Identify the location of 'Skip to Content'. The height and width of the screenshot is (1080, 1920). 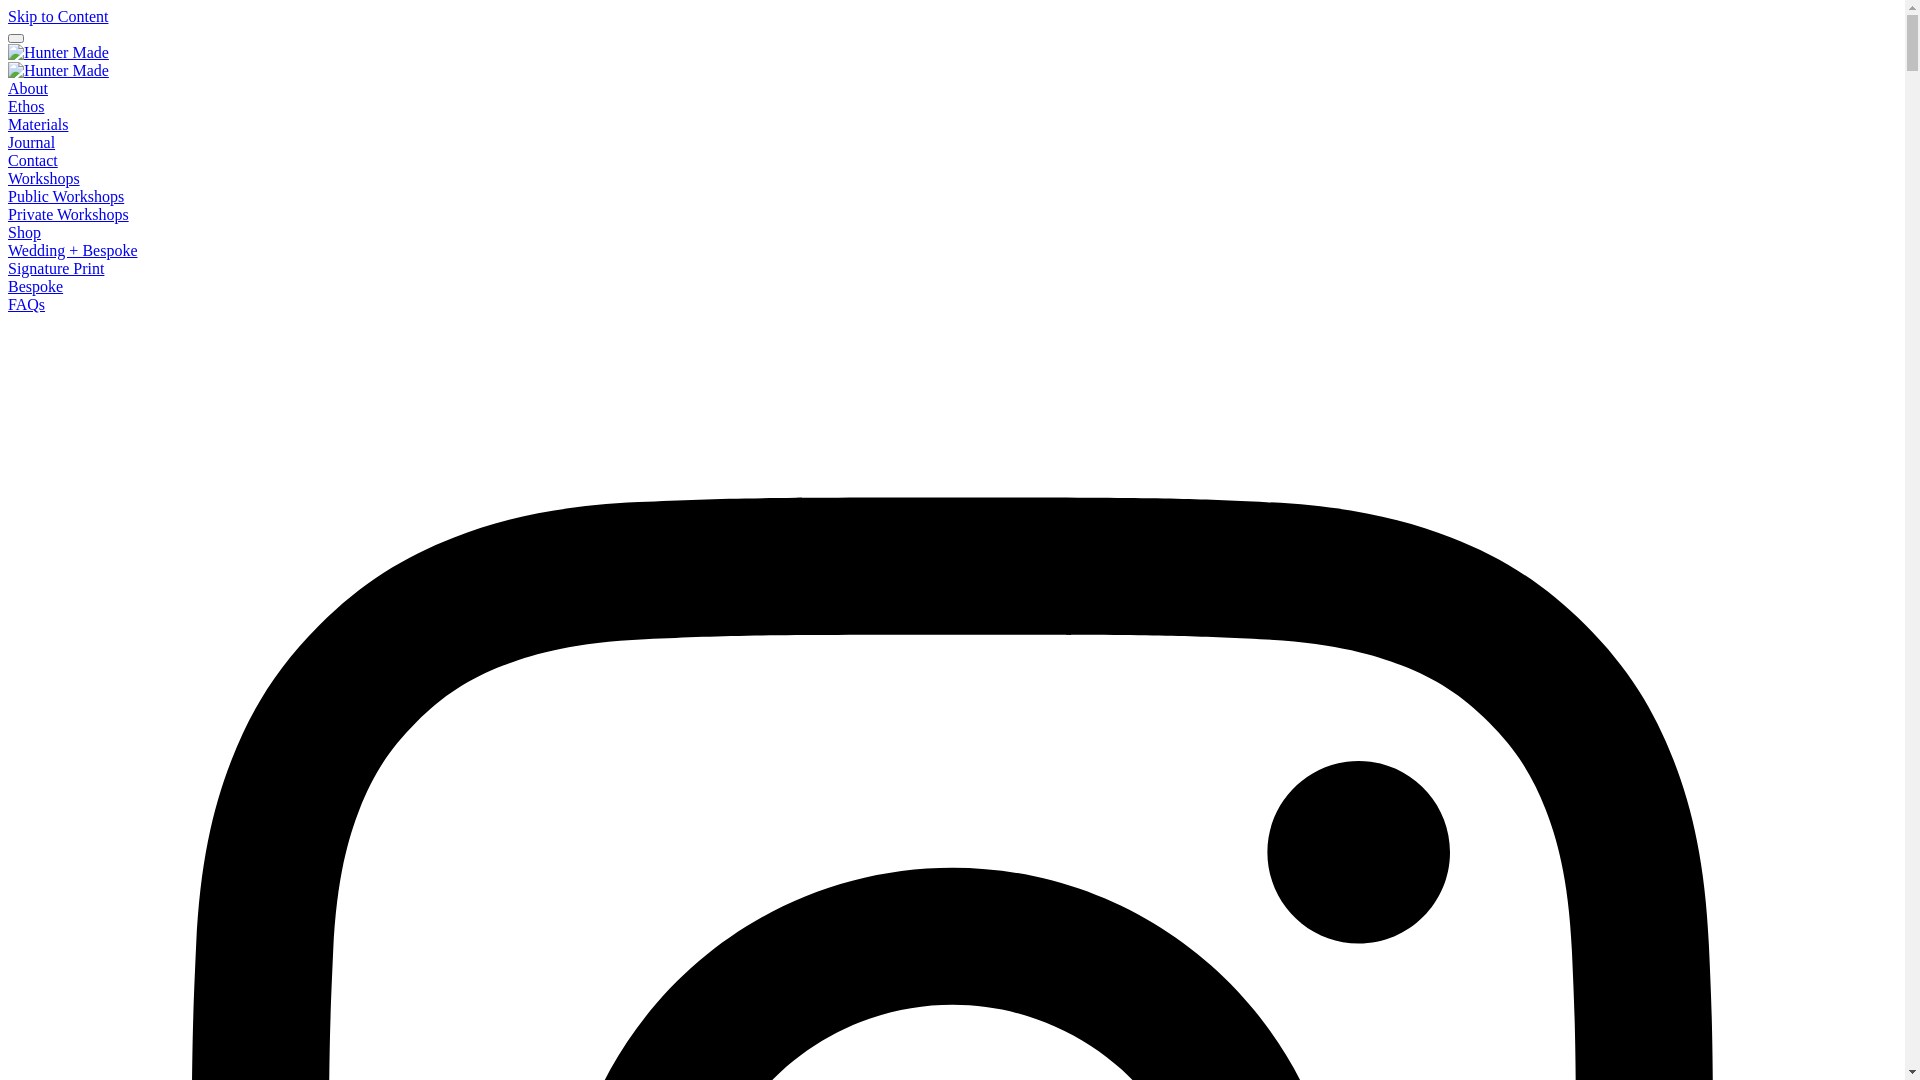
(57, 16).